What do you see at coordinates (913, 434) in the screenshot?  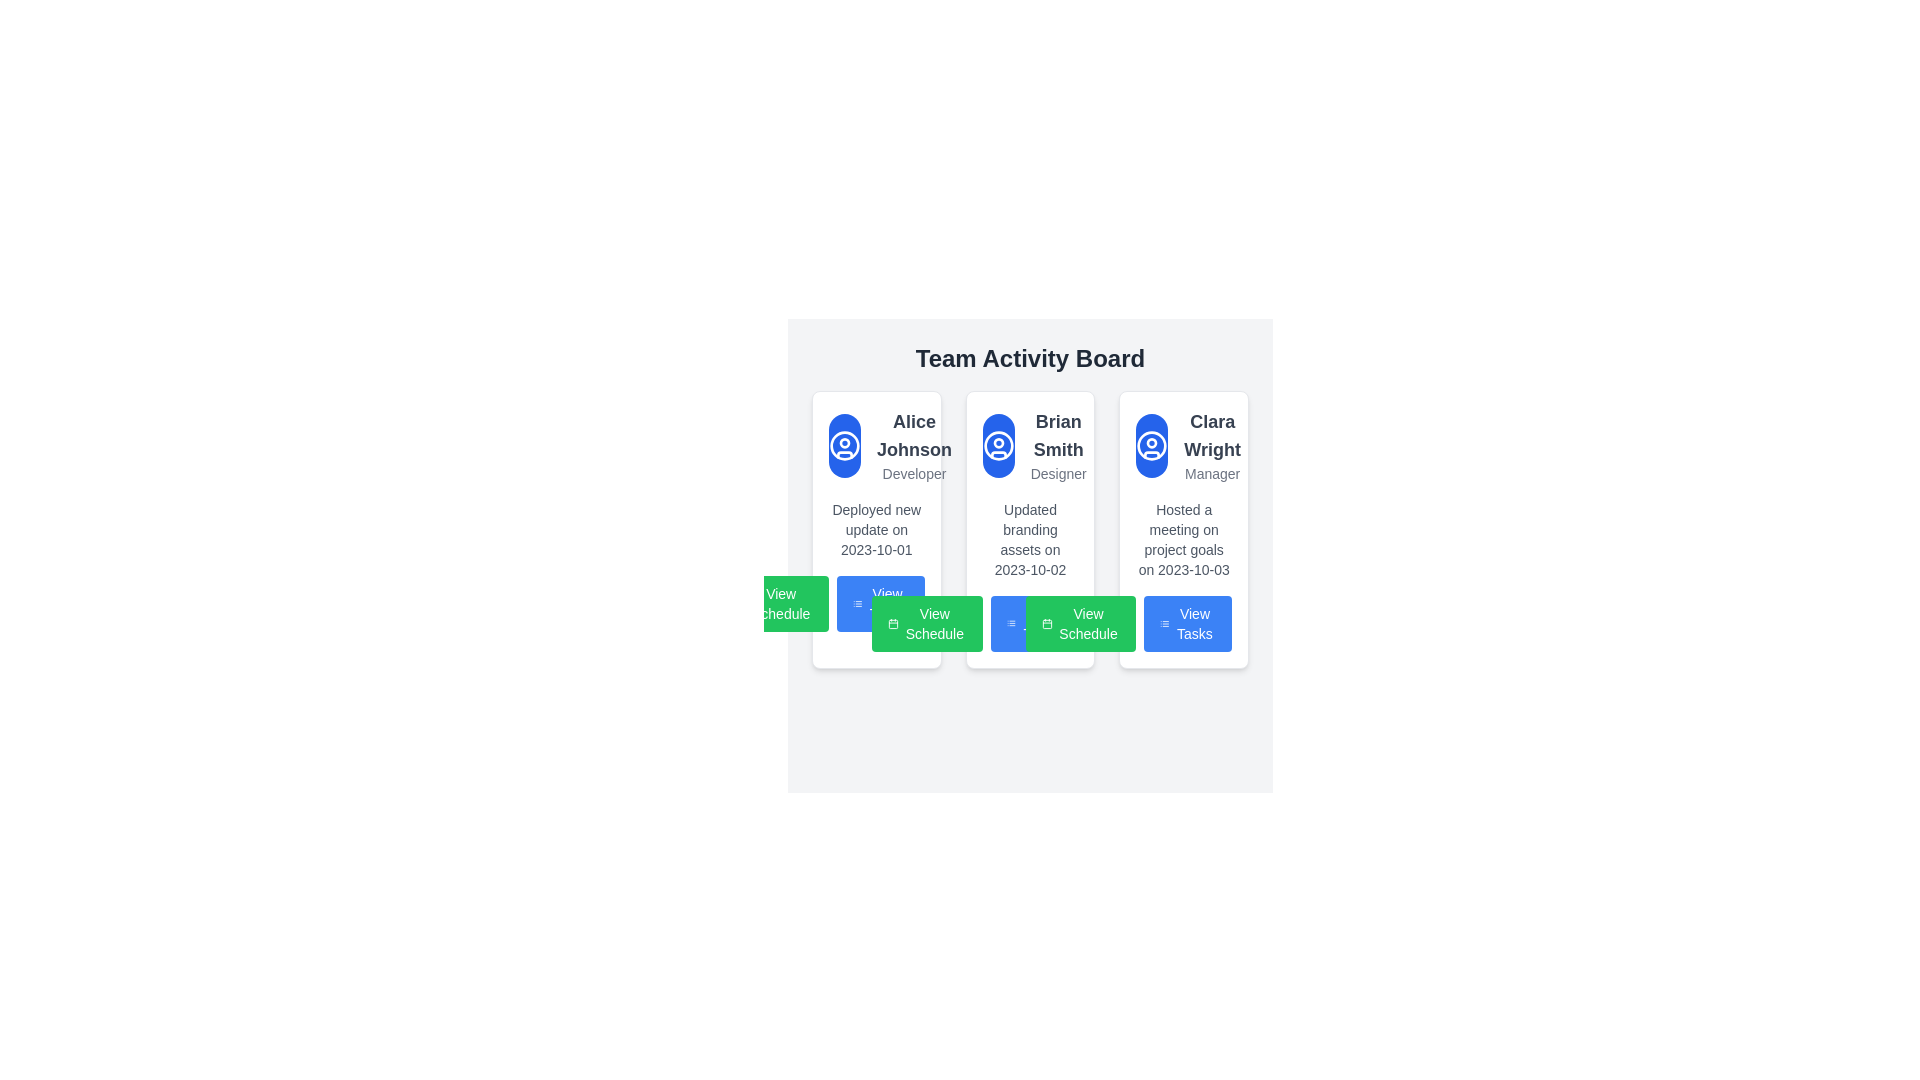 I see `the Text Label displaying 'Alice Johnson', which is positioned in the first card on the left, above the text 'Developer'` at bounding box center [913, 434].